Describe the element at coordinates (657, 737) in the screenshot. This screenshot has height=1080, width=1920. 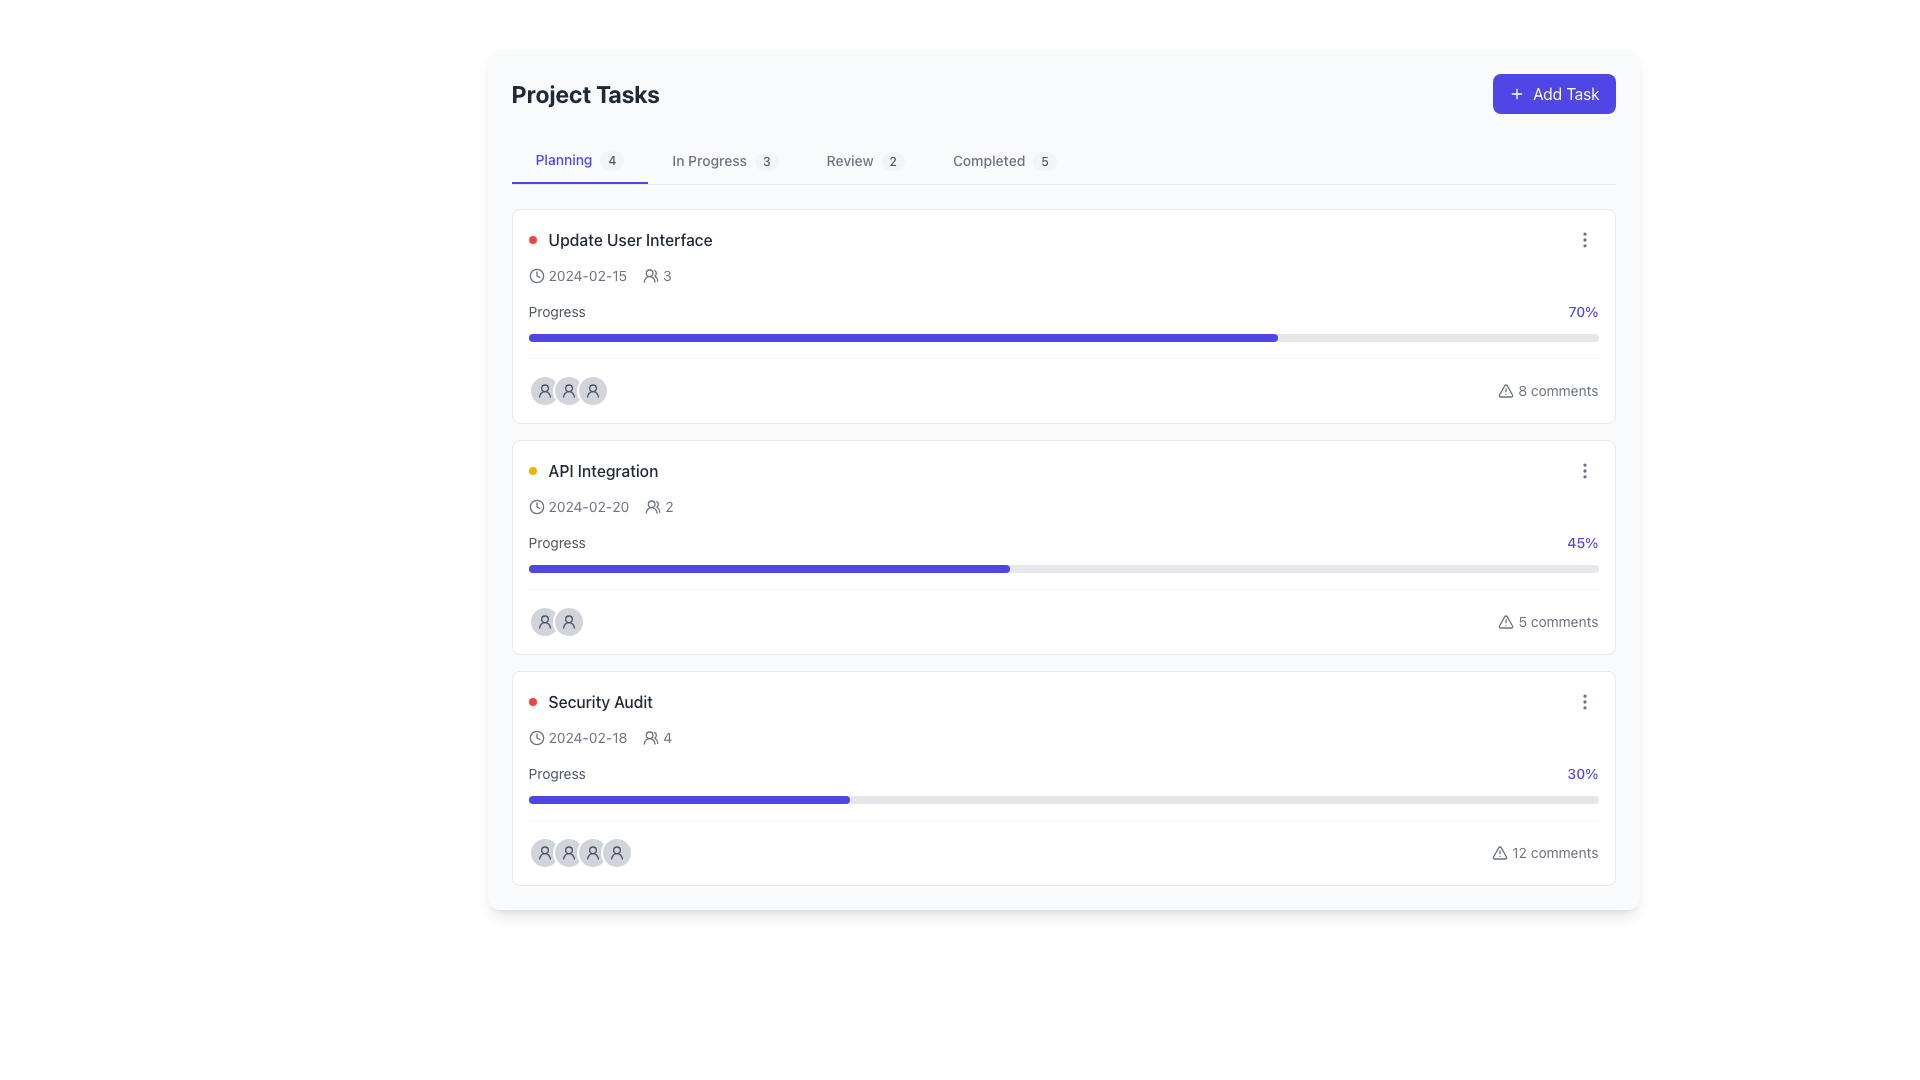
I see `the label displaying the number '4' with an accompanying user icon, located in the 'Security Audit' task section, to the right of the timestamp '2024-02-18'` at that location.